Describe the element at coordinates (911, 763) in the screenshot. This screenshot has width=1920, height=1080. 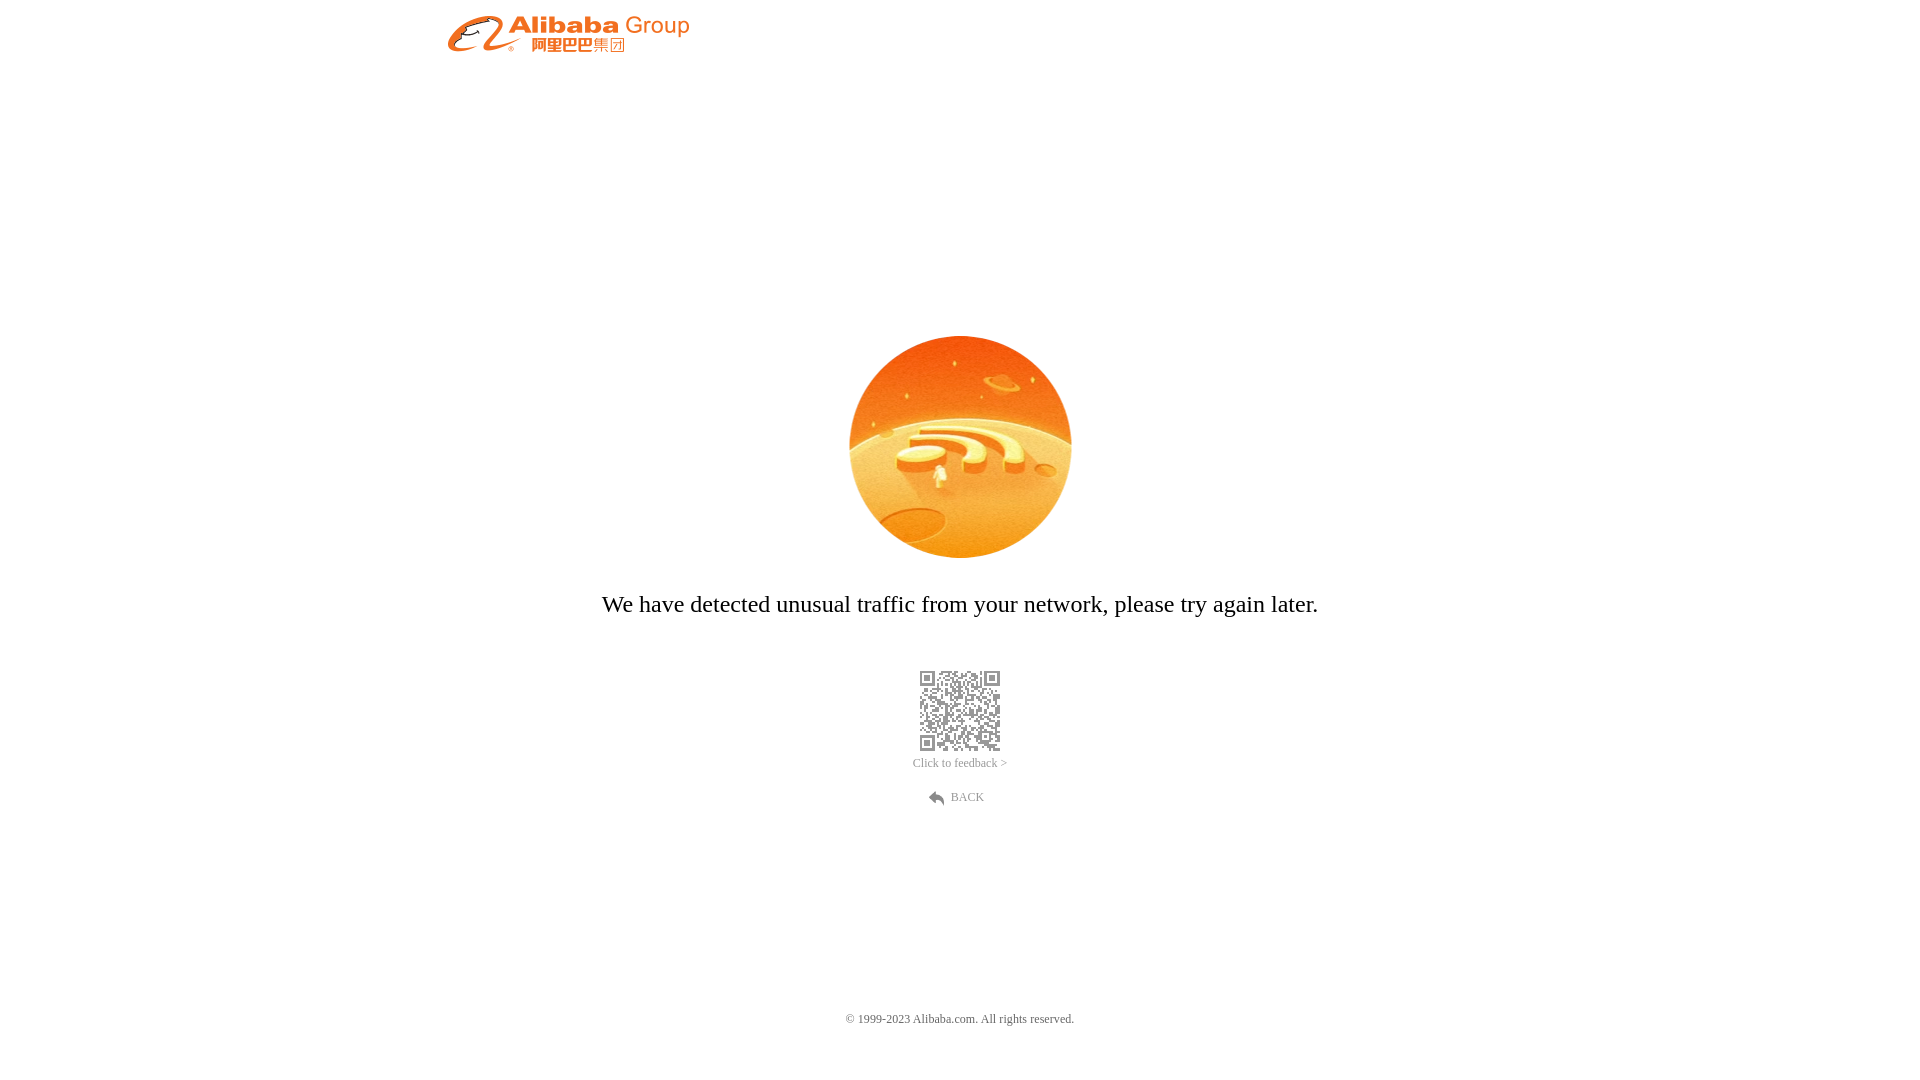
I see `'Click to feedback >'` at that location.